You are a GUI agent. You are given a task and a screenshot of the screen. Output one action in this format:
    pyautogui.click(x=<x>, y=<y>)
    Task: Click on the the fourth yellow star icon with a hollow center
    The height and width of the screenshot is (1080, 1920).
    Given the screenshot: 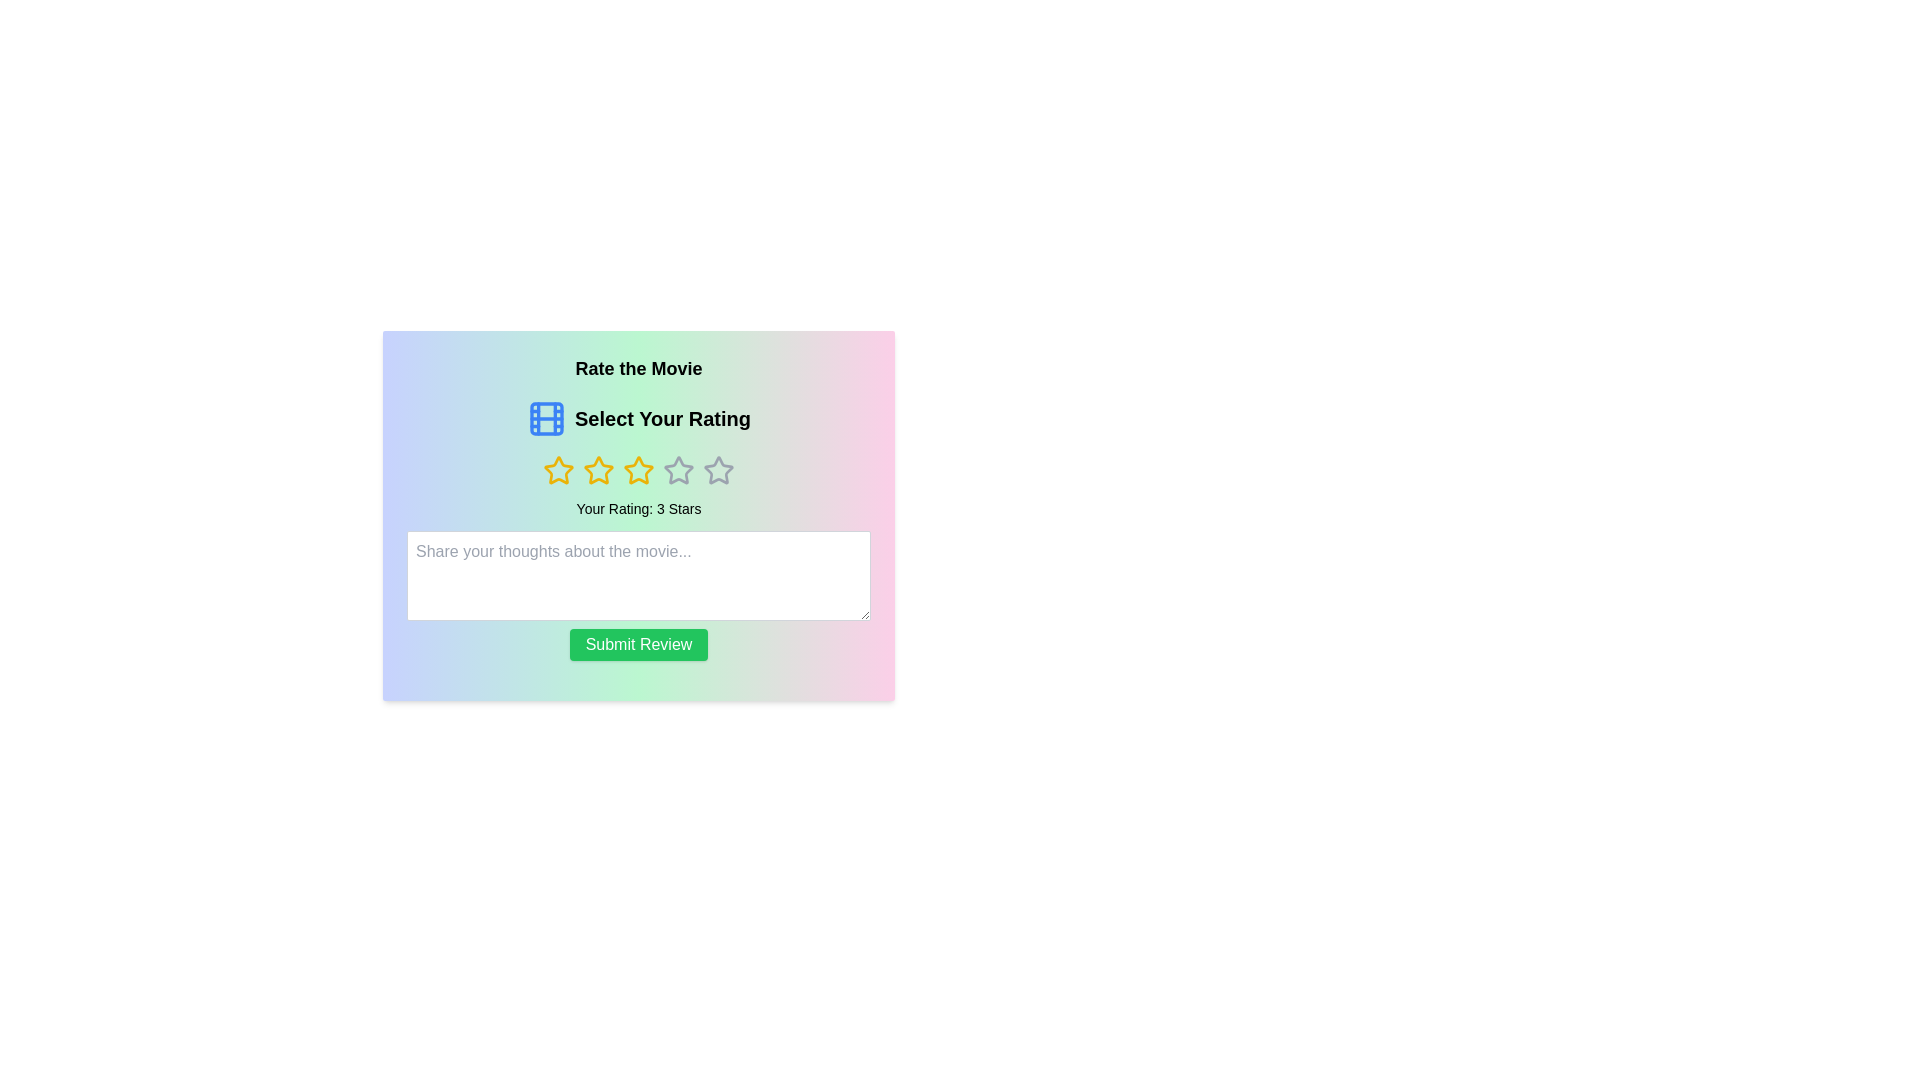 What is the action you would take?
    pyautogui.click(x=637, y=470)
    